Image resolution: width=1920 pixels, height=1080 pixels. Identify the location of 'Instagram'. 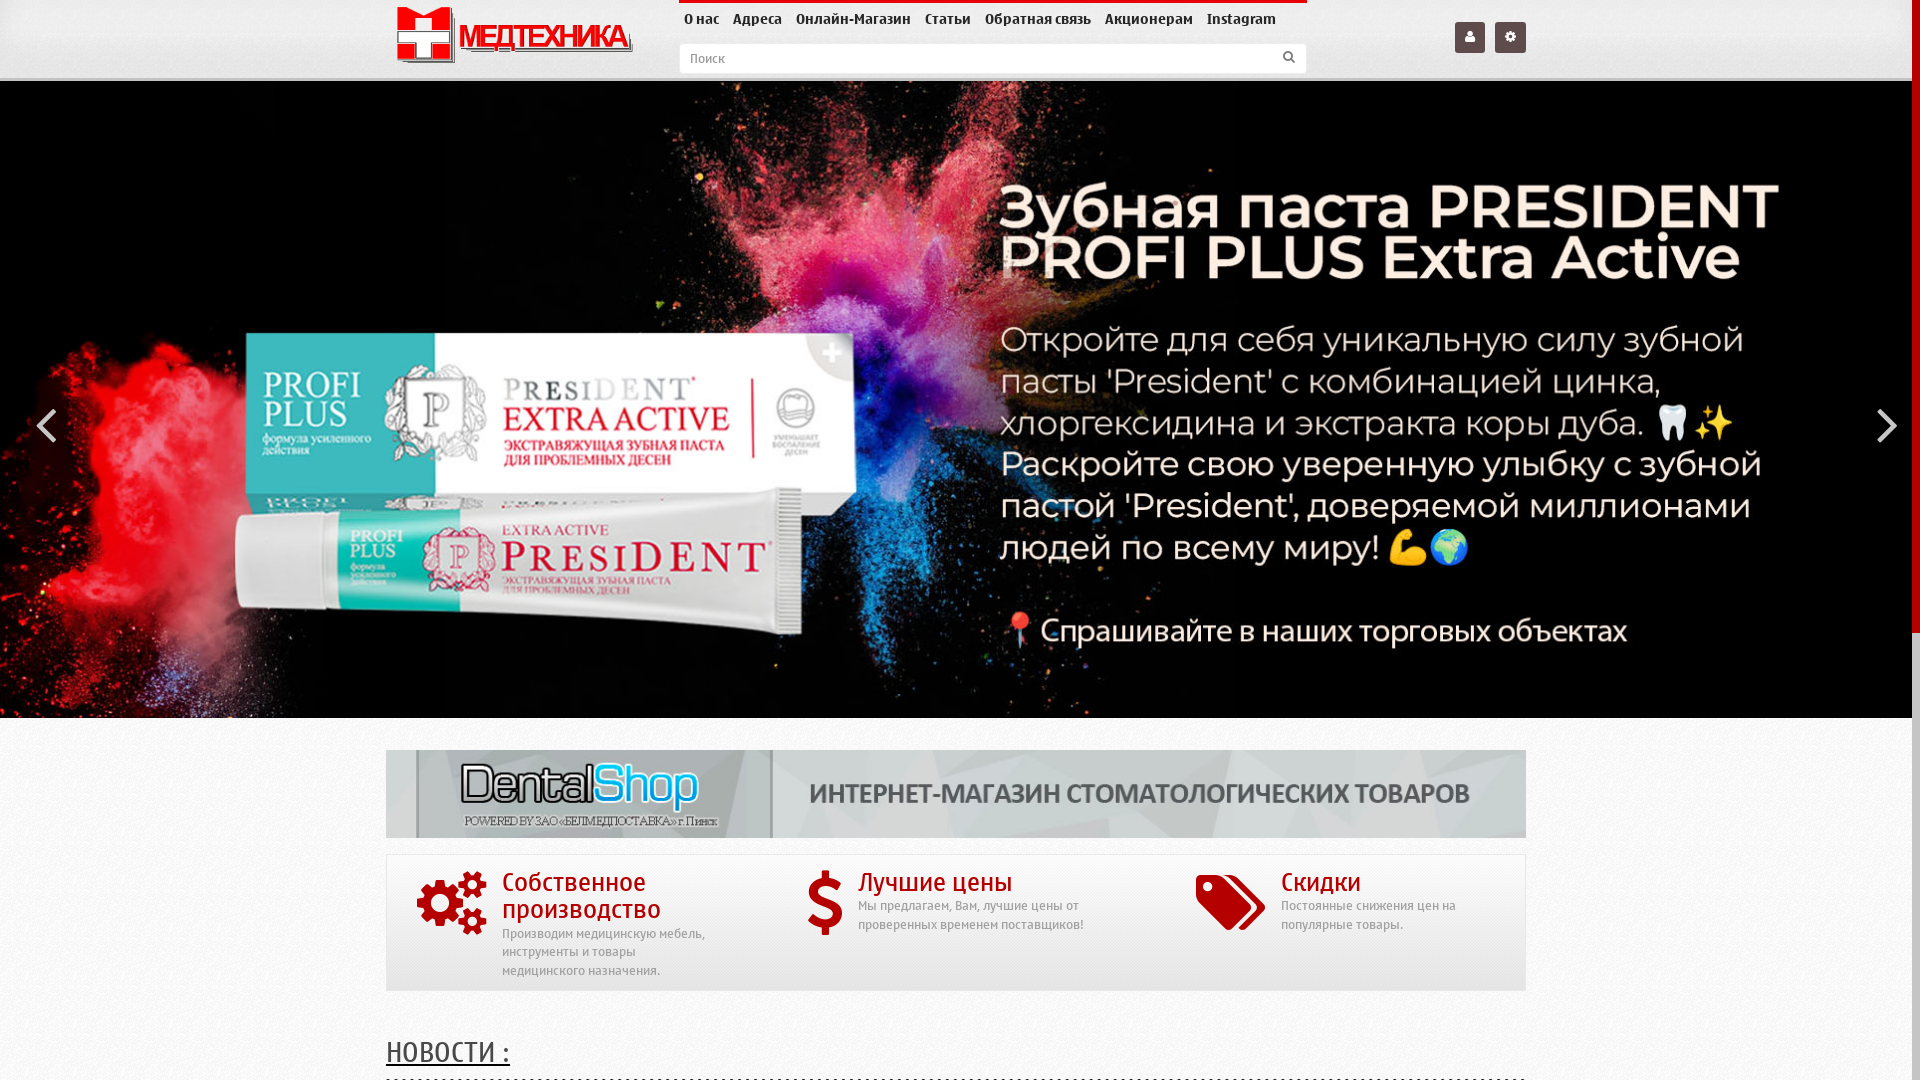
(1200, 19).